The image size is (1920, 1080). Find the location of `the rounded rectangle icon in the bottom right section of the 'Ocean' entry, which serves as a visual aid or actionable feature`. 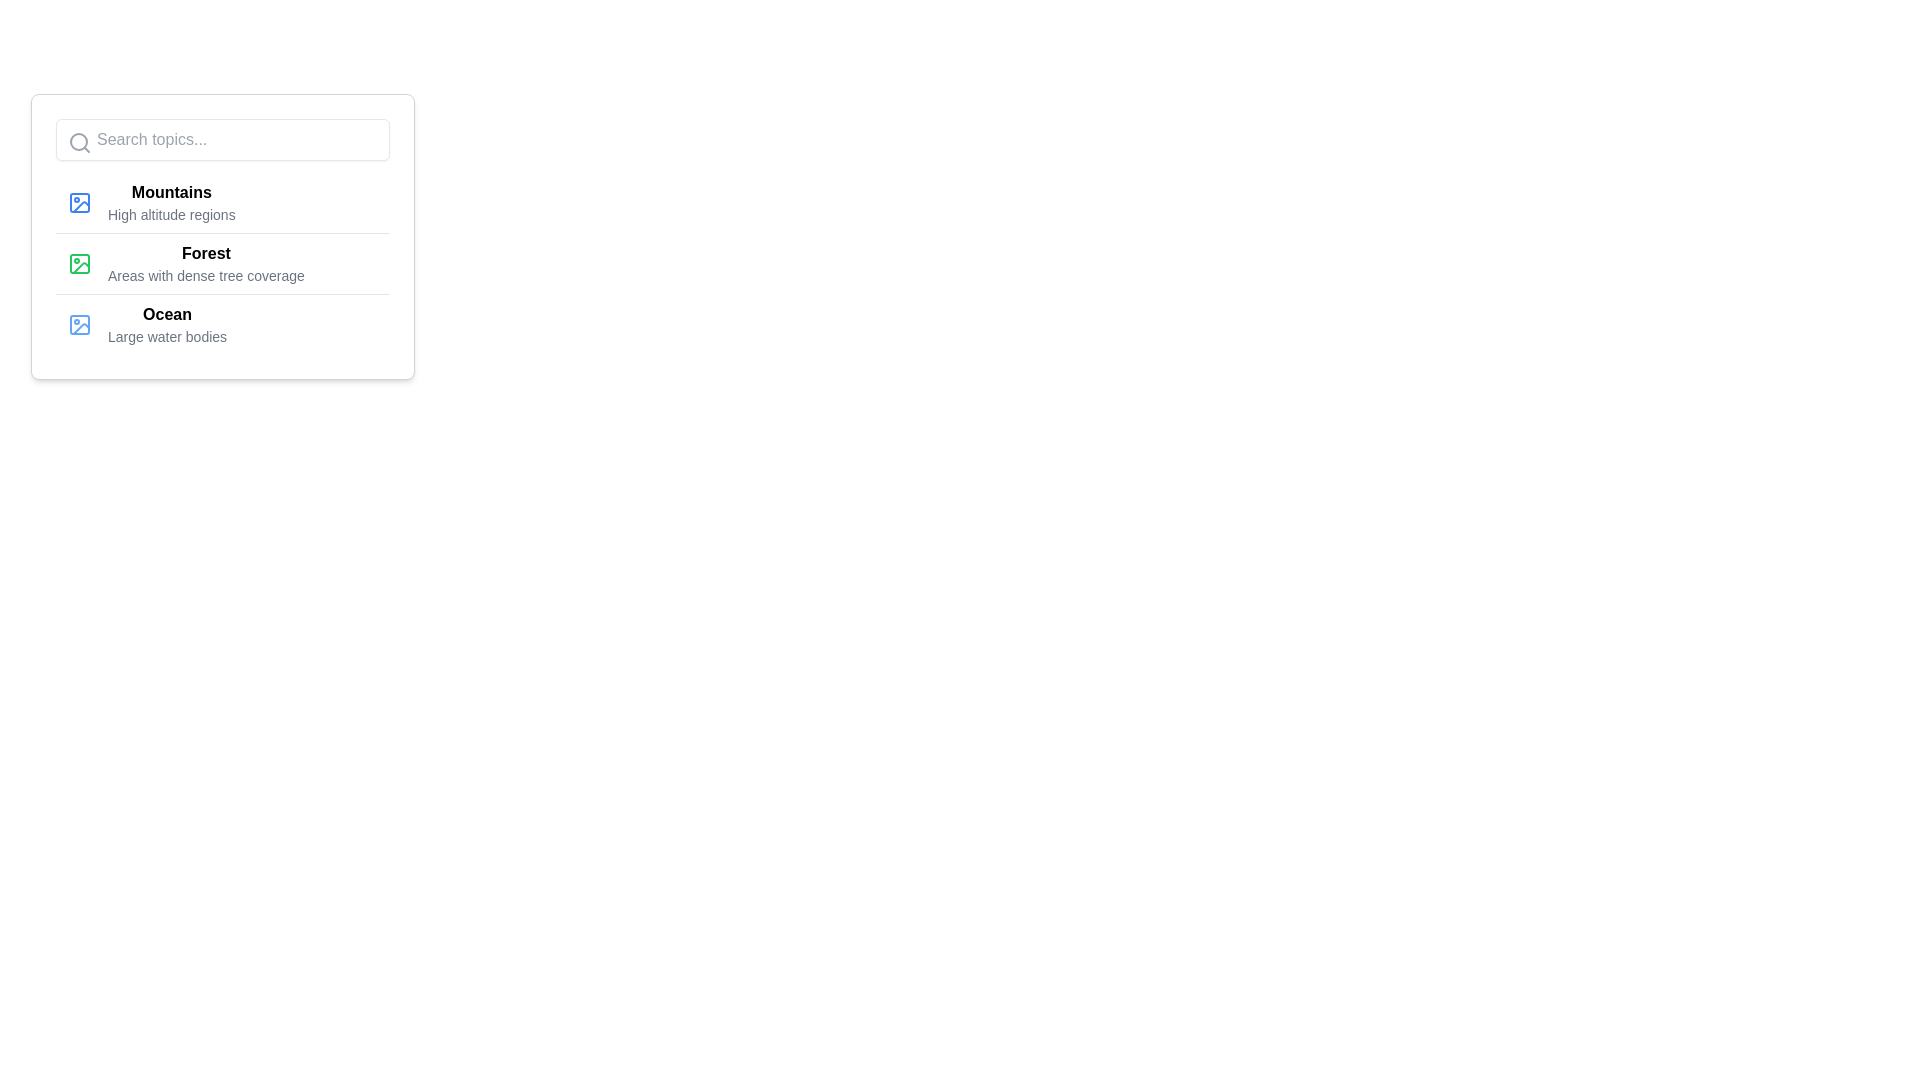

the rounded rectangle icon in the bottom right section of the 'Ocean' entry, which serves as a visual aid or actionable feature is located at coordinates (80, 323).